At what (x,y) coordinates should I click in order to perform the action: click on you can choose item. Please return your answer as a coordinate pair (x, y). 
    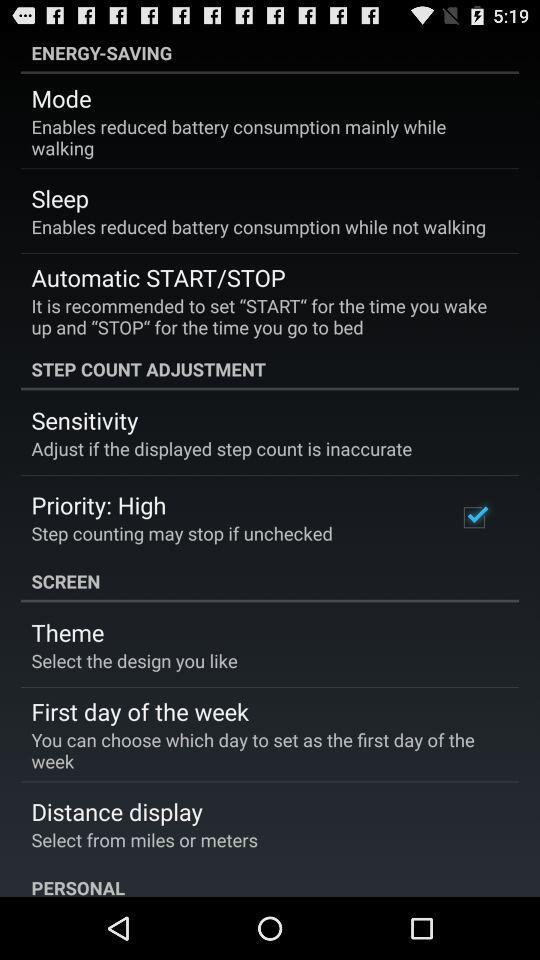
    Looking at the image, I should click on (263, 749).